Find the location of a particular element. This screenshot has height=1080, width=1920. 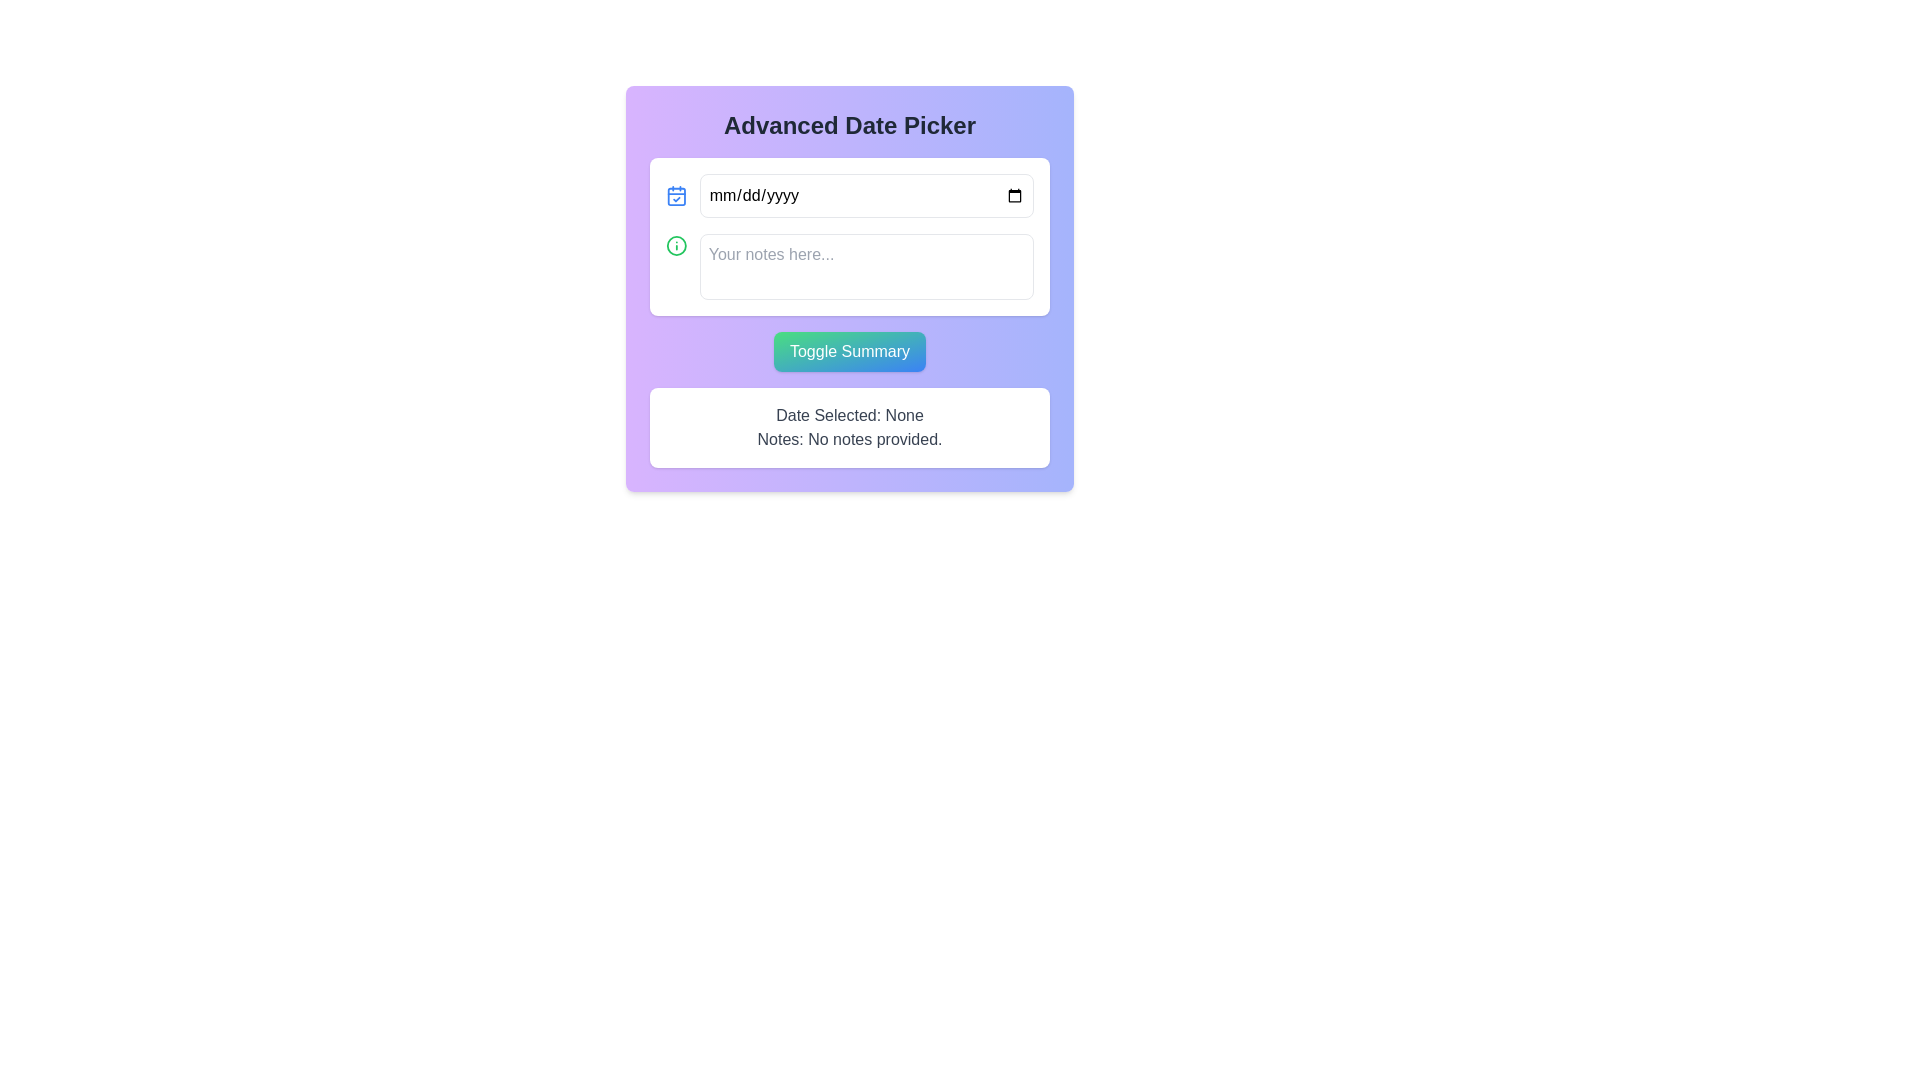

the summary display box located at the bottom of the 'Advanced Date Picker' section, directly below the 'Toggle Summary' button is located at coordinates (849, 427).